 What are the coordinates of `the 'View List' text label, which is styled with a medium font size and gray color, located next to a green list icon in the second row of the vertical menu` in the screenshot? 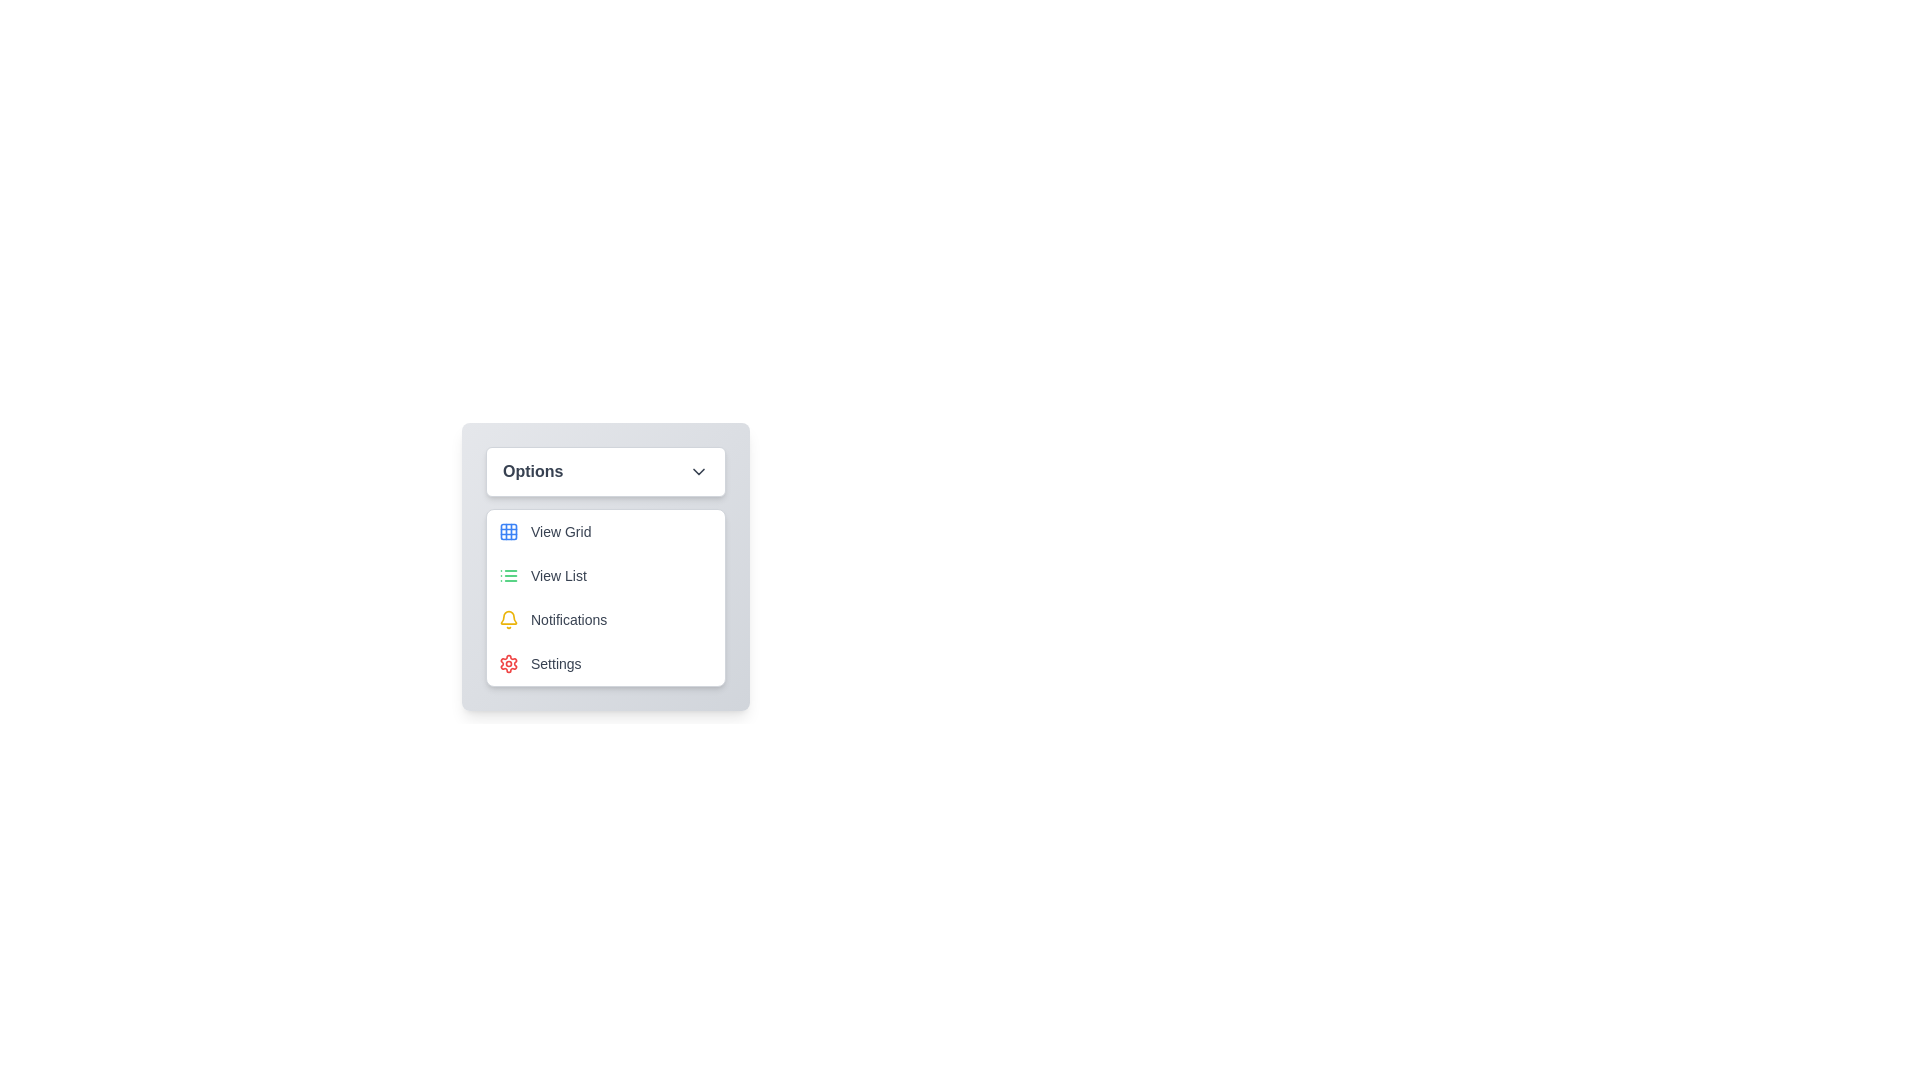 It's located at (558, 575).